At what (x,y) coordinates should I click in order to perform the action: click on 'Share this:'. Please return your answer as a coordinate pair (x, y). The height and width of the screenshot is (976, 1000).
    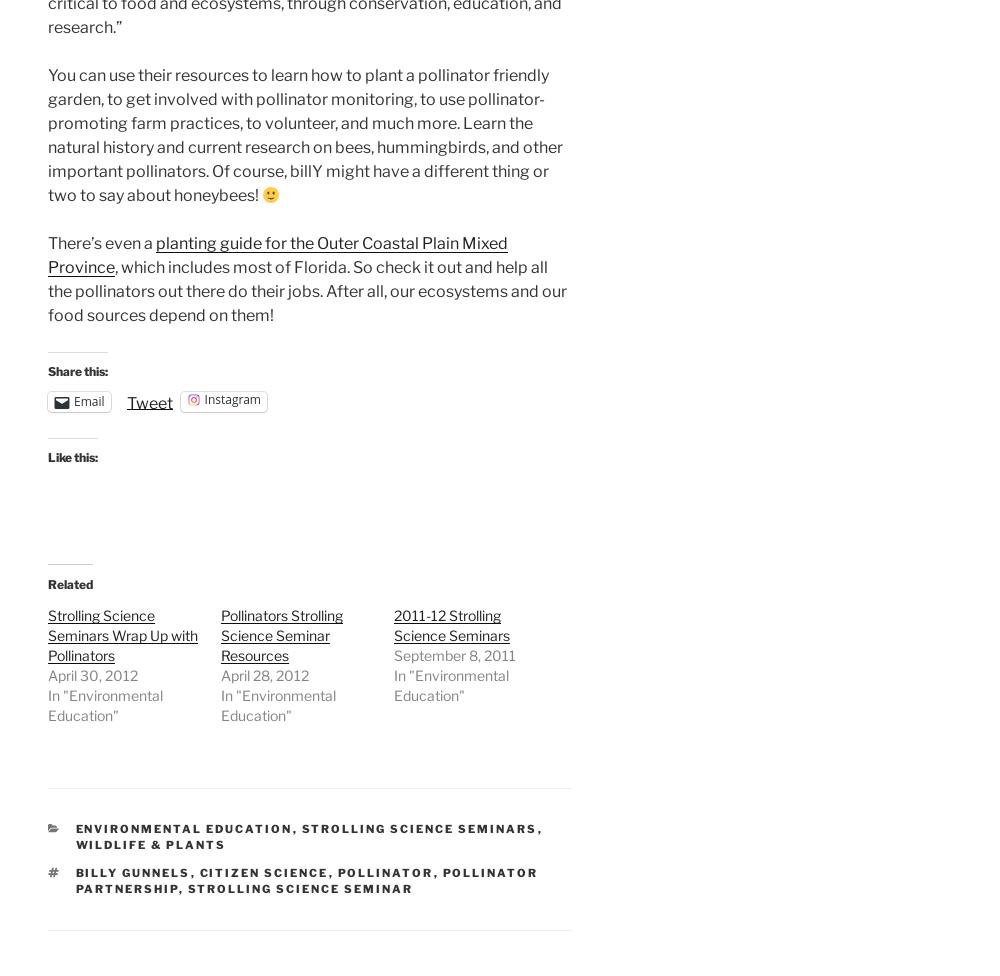
    Looking at the image, I should click on (77, 370).